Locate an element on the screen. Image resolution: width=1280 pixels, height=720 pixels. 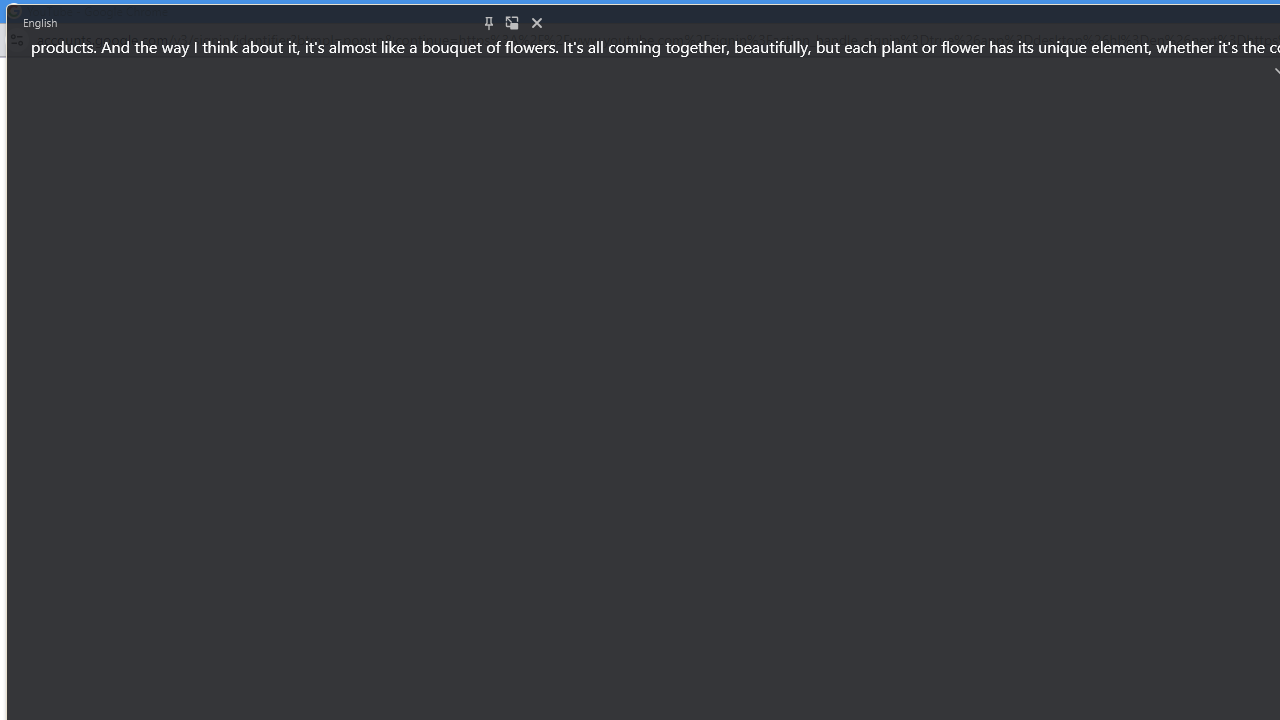
'Pin' is located at coordinates (488, 23).